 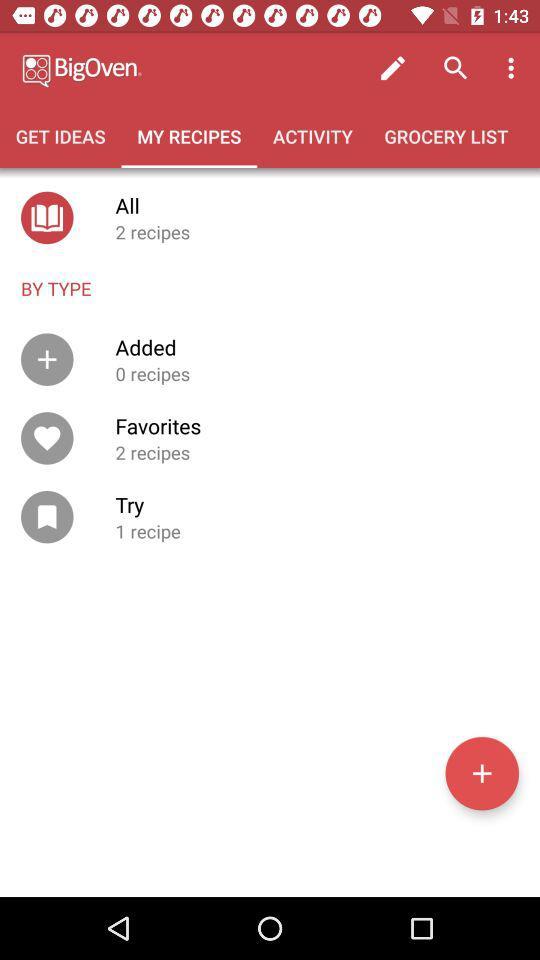 What do you see at coordinates (481, 772) in the screenshot?
I see `new recipe` at bounding box center [481, 772].